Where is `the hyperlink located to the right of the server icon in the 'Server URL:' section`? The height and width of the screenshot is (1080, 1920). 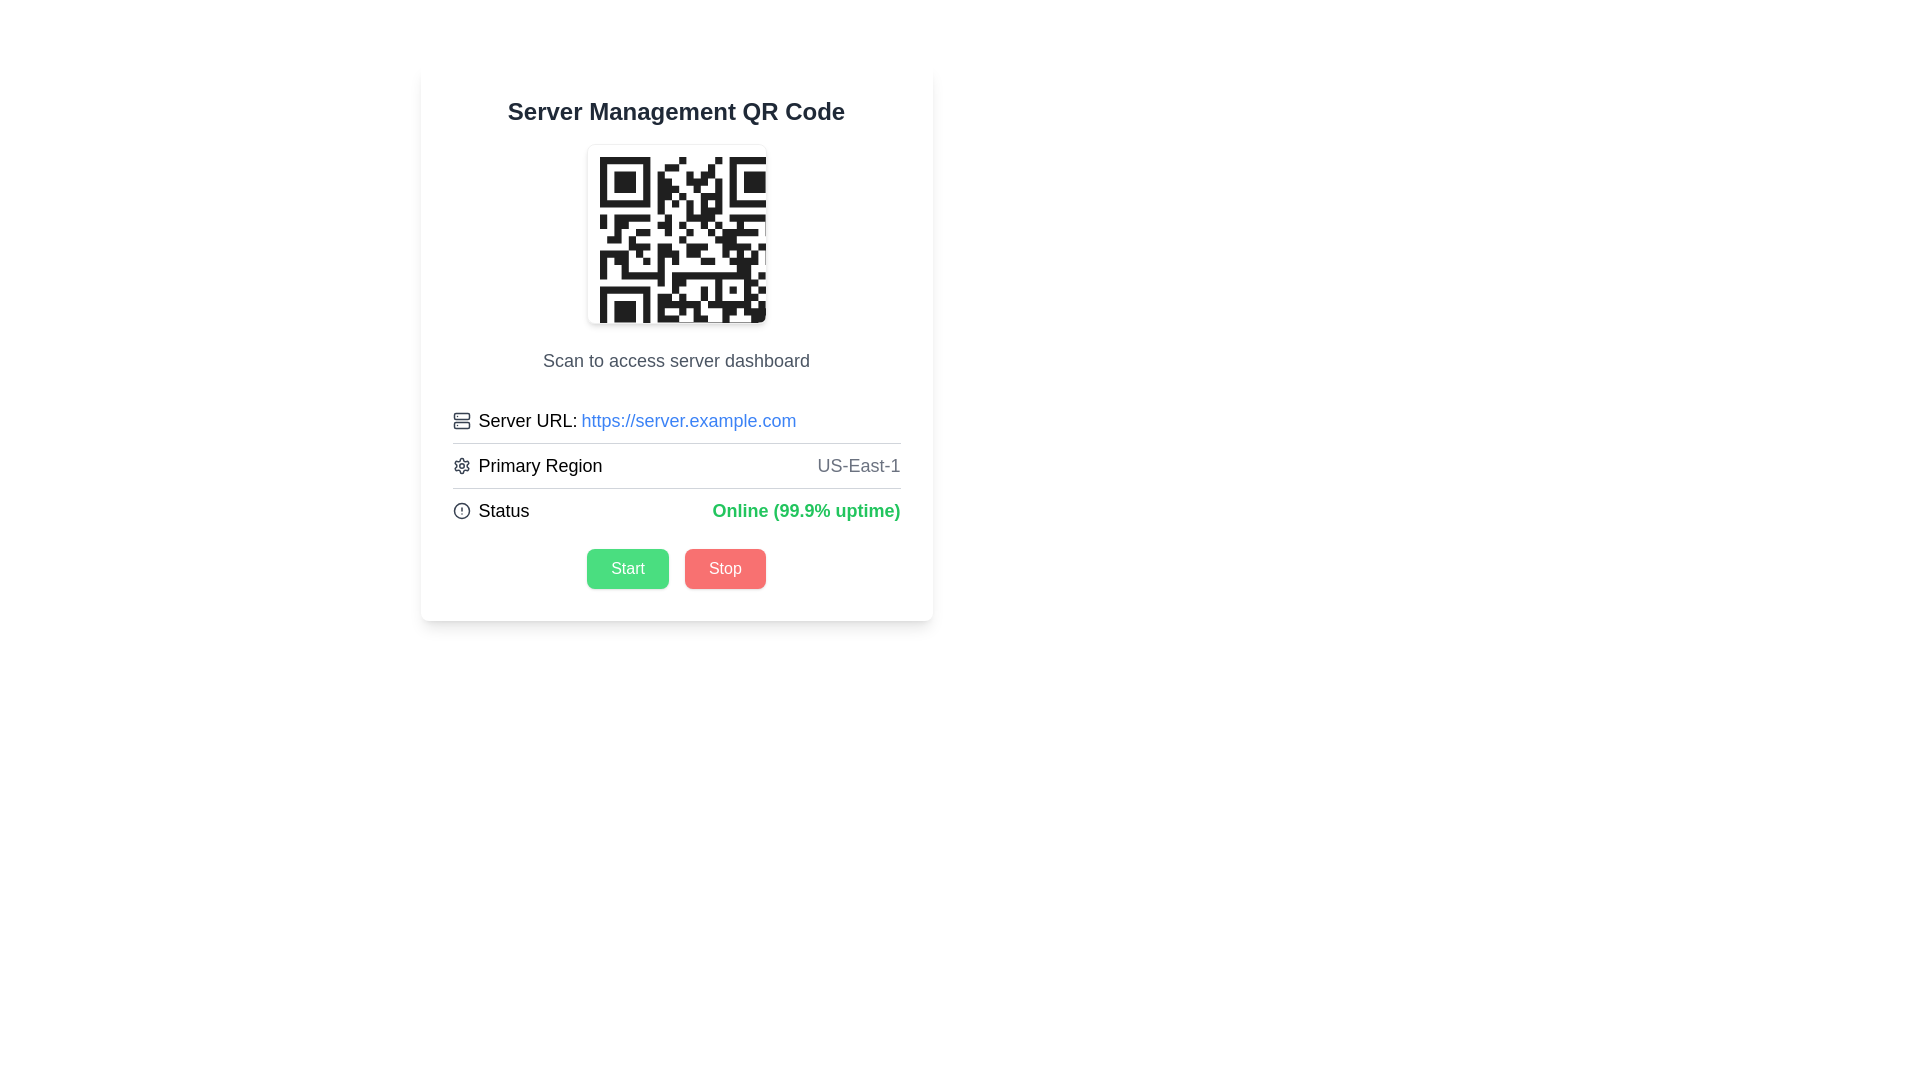
the hyperlink located to the right of the server icon in the 'Server URL:' section is located at coordinates (689, 419).